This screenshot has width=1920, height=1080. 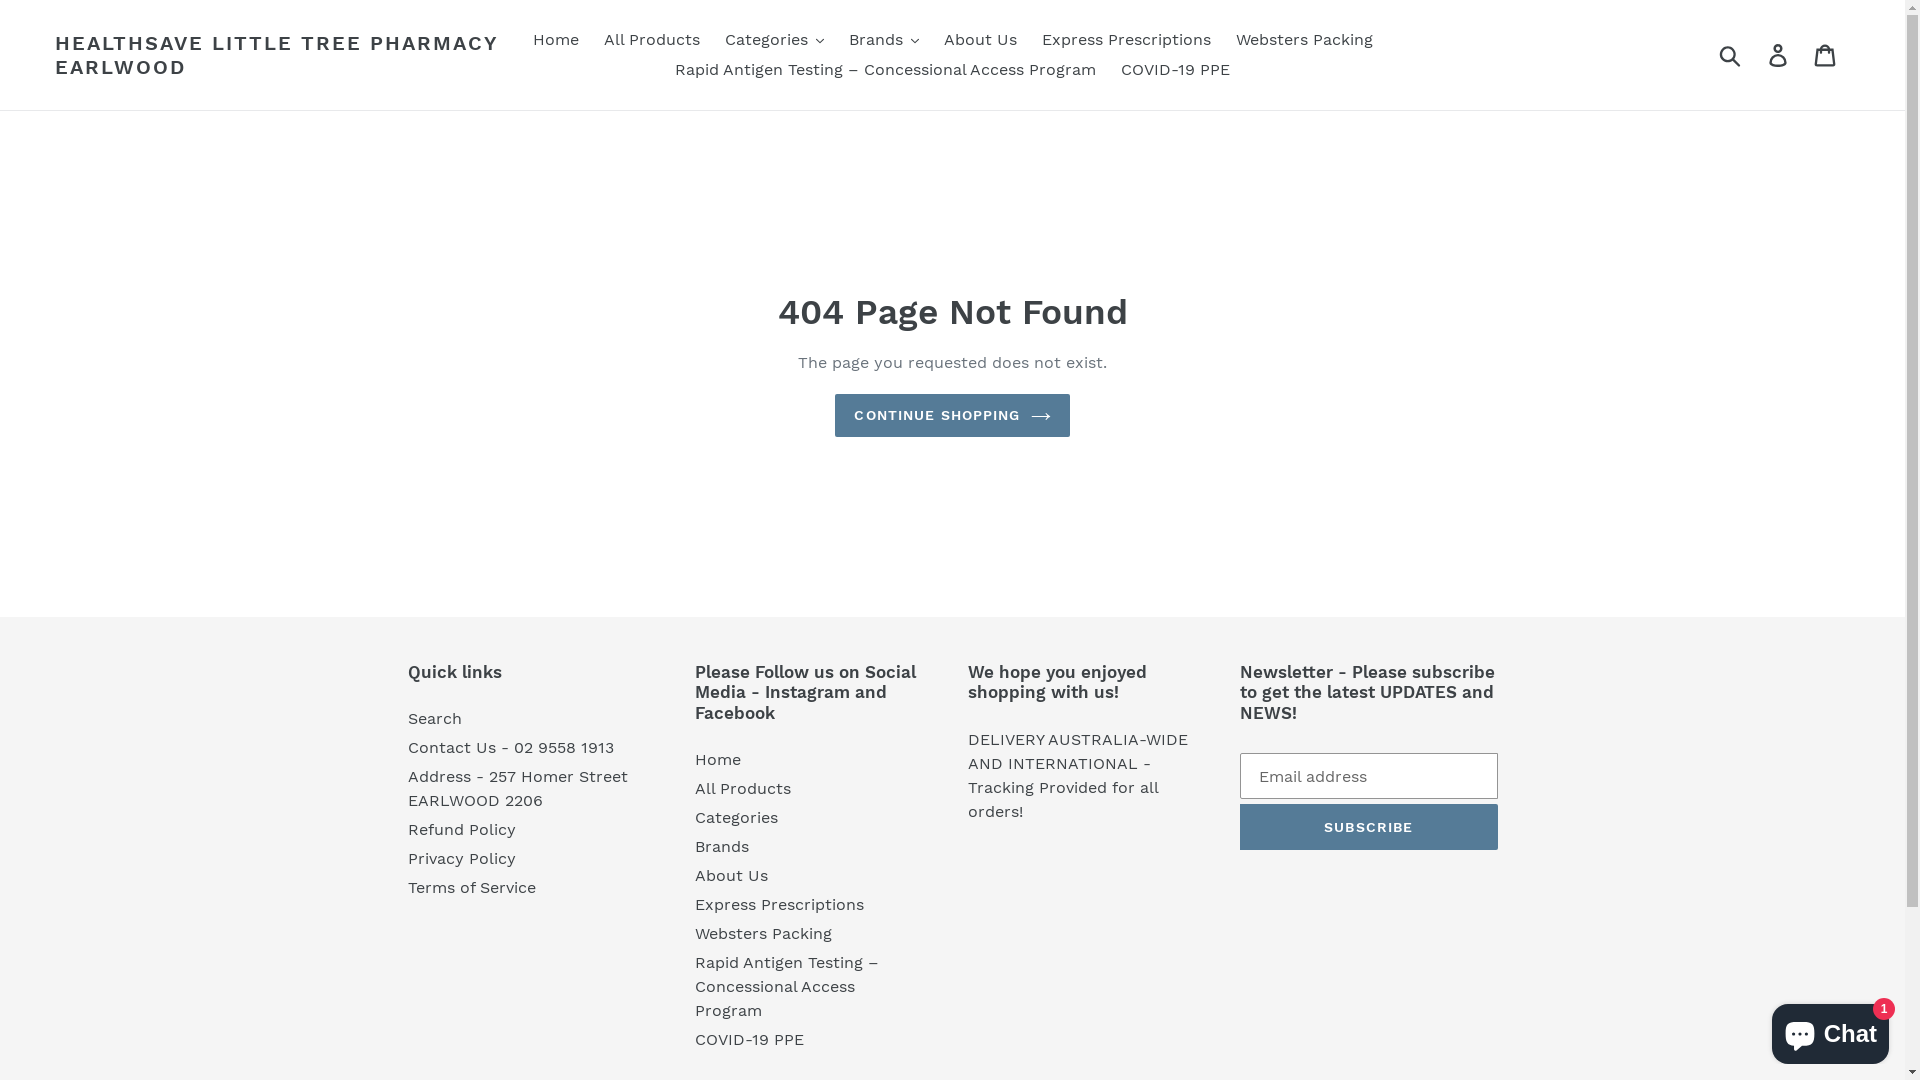 What do you see at coordinates (1730, 53) in the screenshot?
I see `'Submit'` at bounding box center [1730, 53].